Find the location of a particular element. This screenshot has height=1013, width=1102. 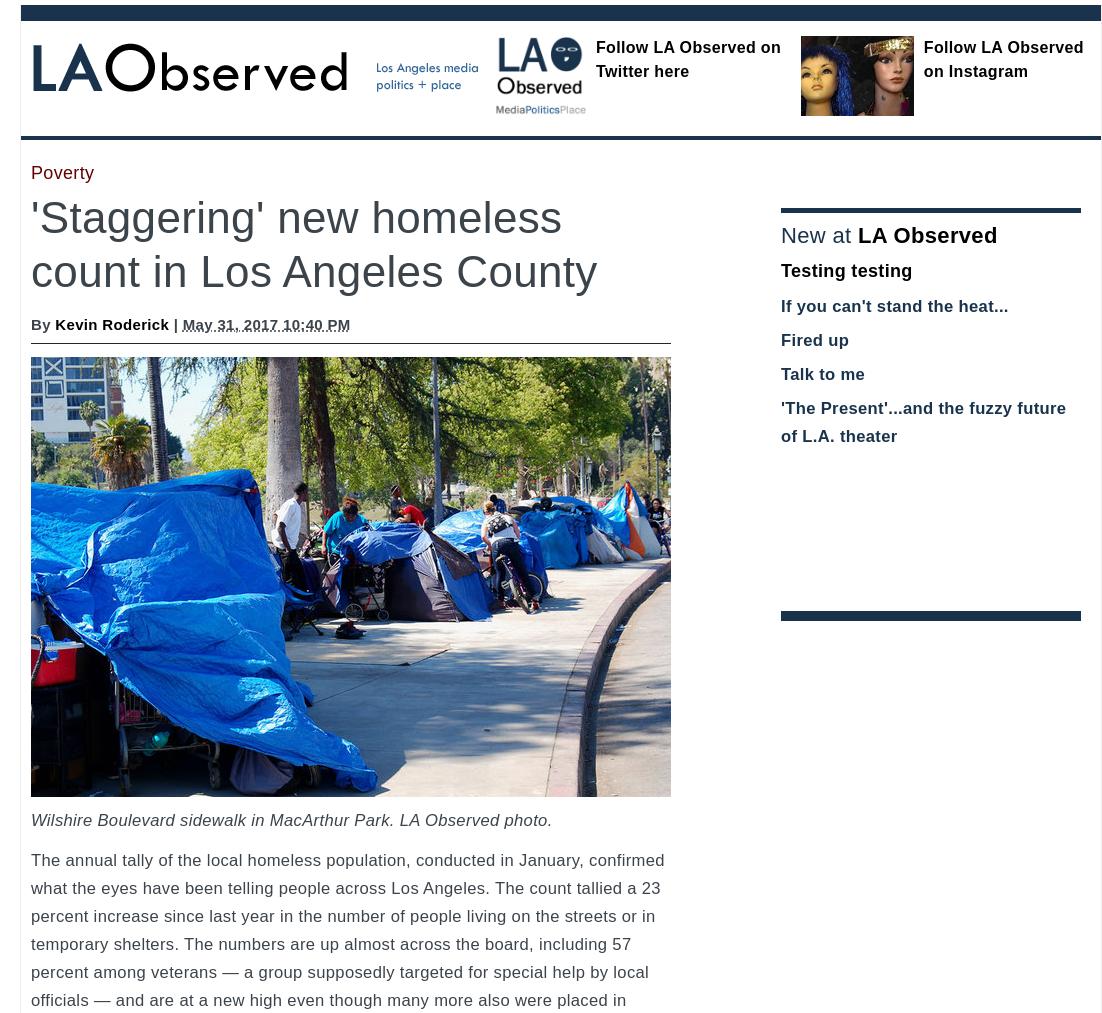

'LA Observed' is located at coordinates (926, 234).